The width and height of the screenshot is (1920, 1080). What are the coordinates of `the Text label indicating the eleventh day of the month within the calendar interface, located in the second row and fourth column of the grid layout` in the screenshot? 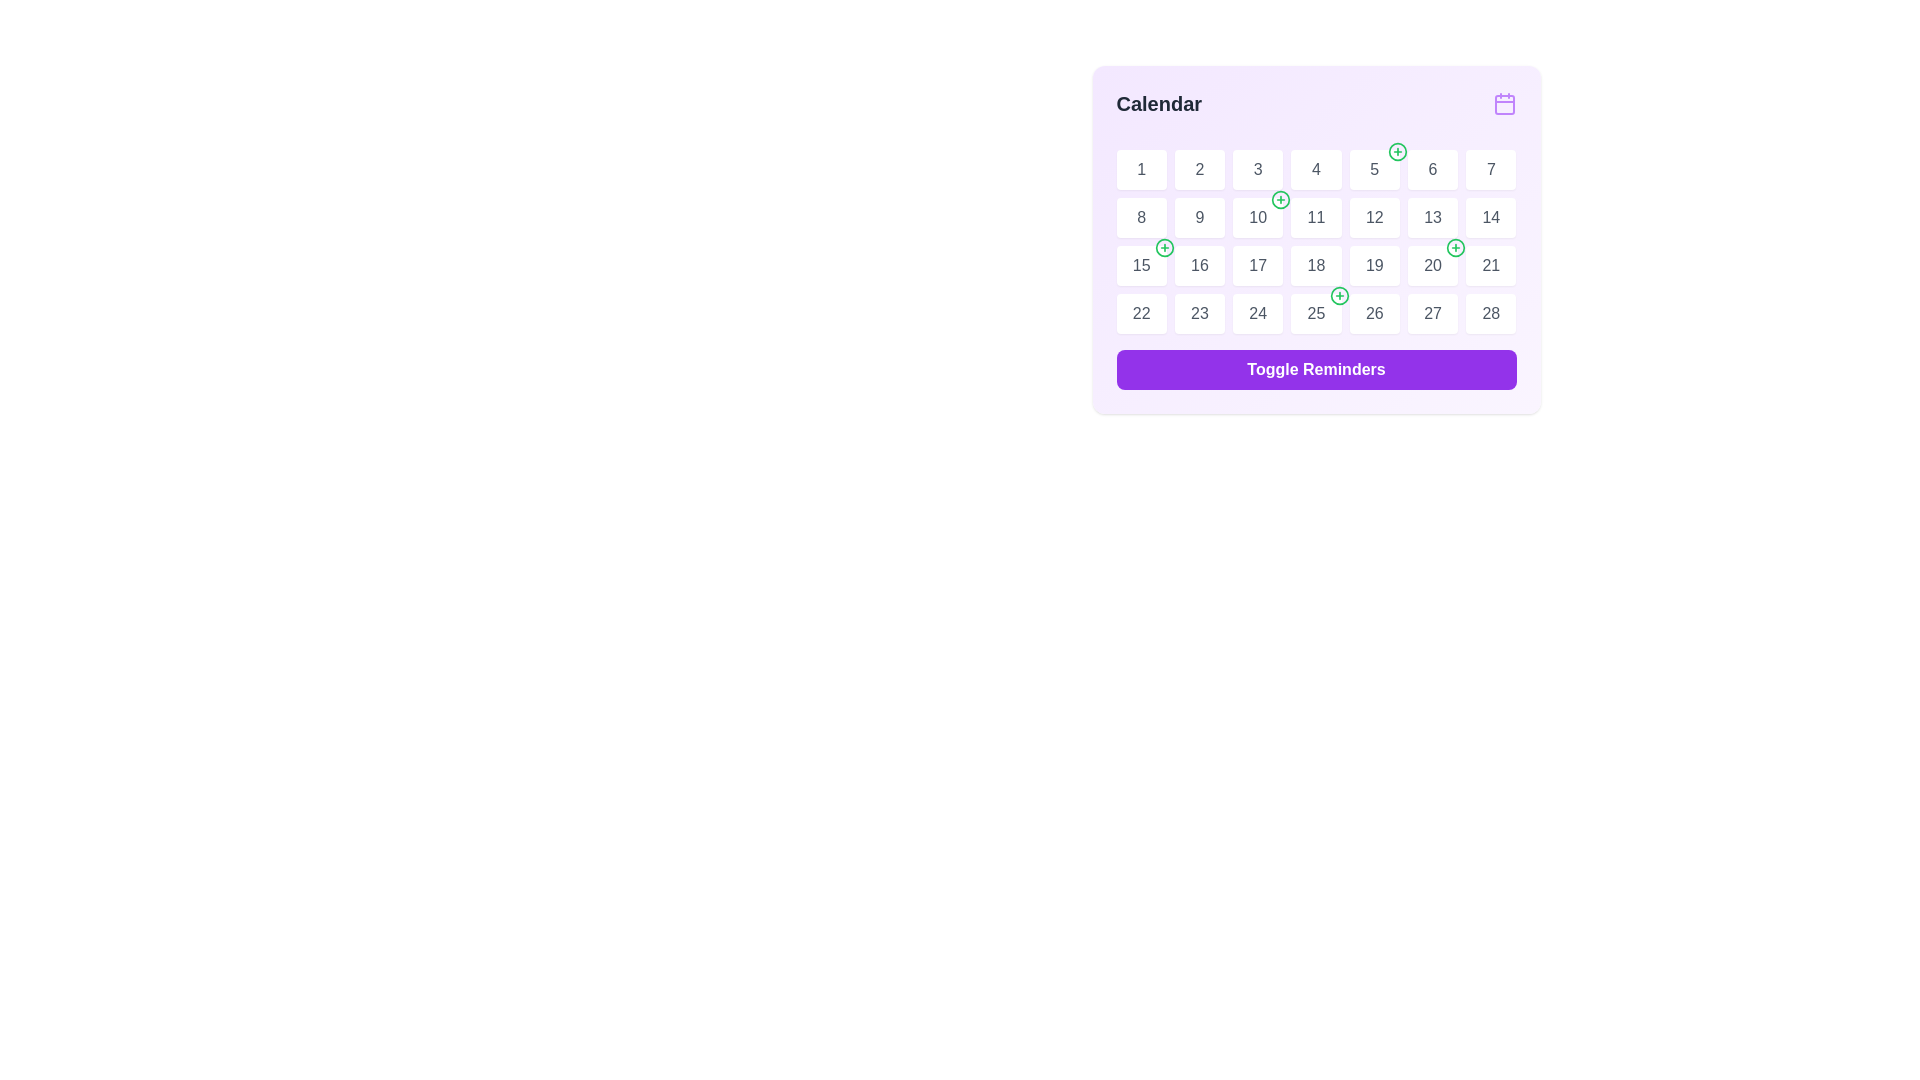 It's located at (1316, 217).